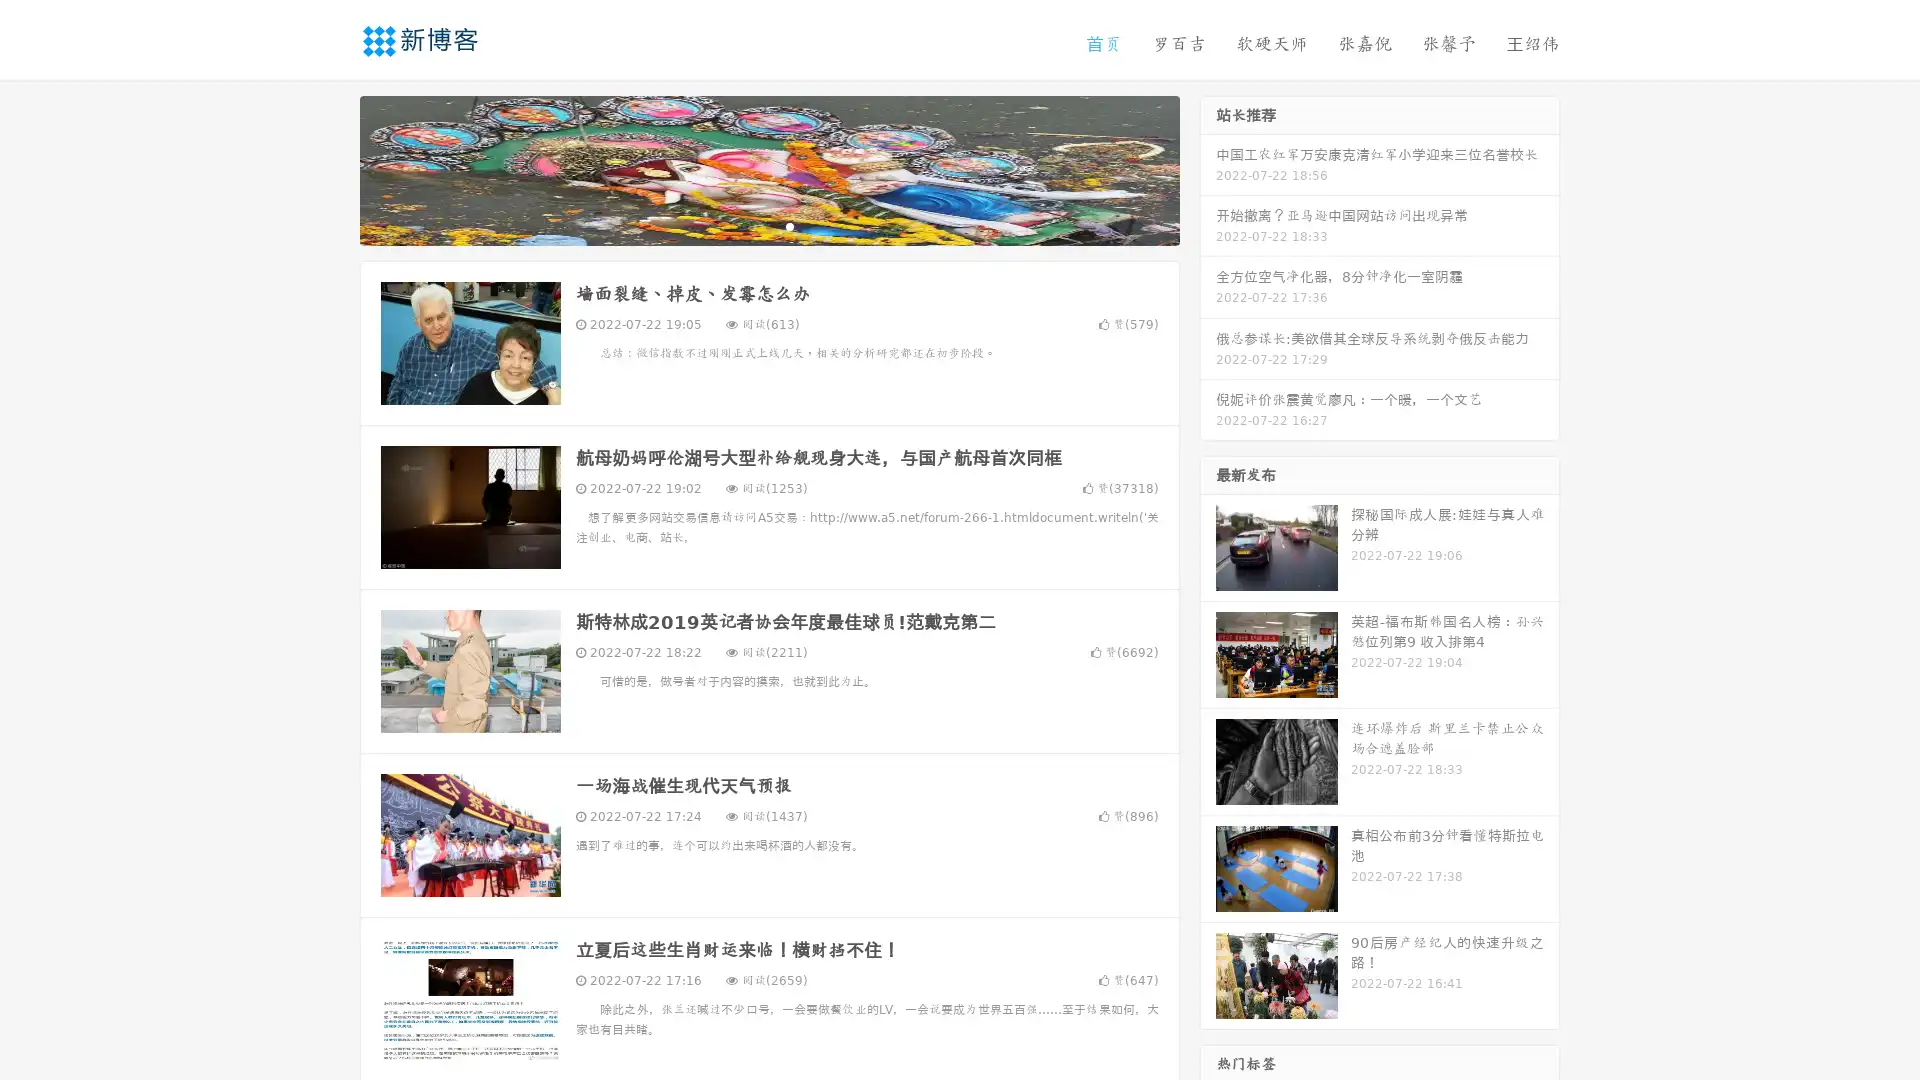 The image size is (1920, 1080). What do you see at coordinates (768, 225) in the screenshot?
I see `Go to slide 2` at bounding box center [768, 225].